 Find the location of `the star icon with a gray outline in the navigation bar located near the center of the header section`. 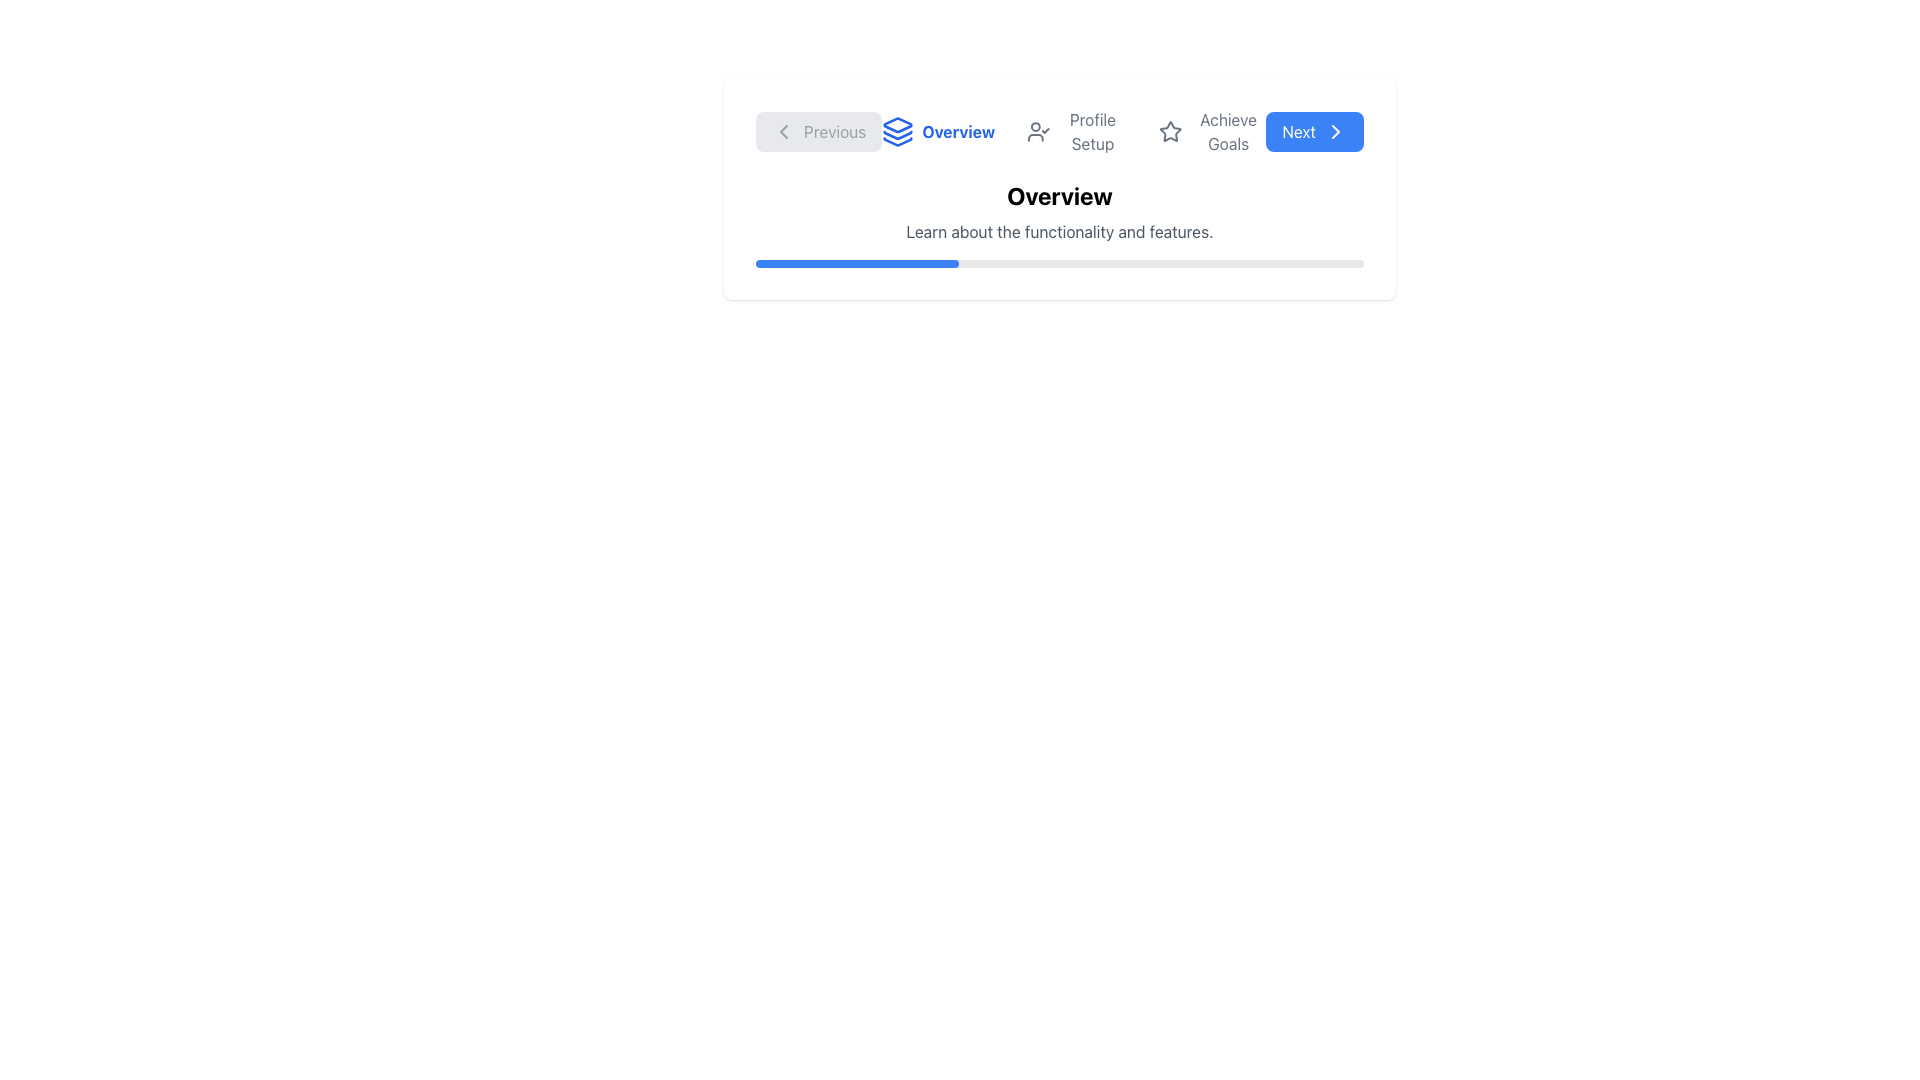

the star icon with a gray outline in the navigation bar located near the center of the header section is located at coordinates (1171, 131).